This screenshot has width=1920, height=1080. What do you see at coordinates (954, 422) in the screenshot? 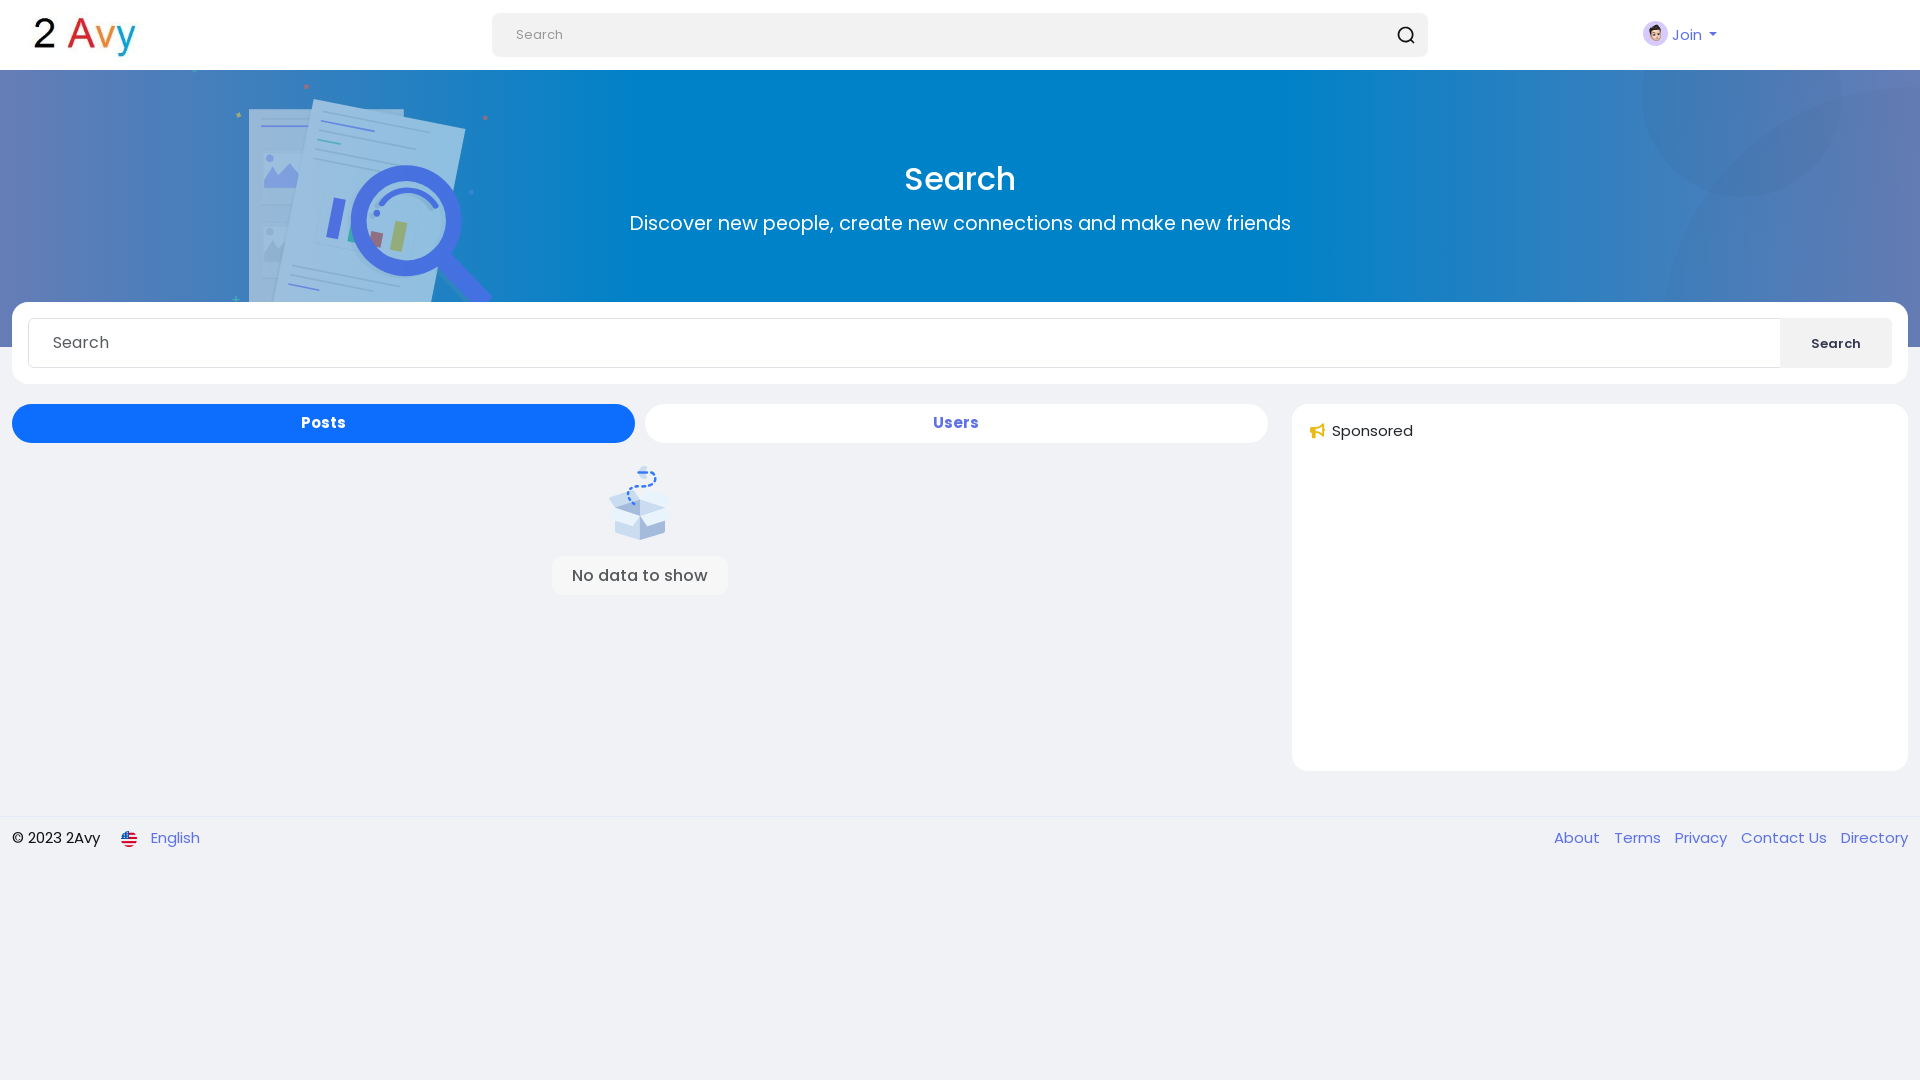
I see `'Users'` at bounding box center [954, 422].